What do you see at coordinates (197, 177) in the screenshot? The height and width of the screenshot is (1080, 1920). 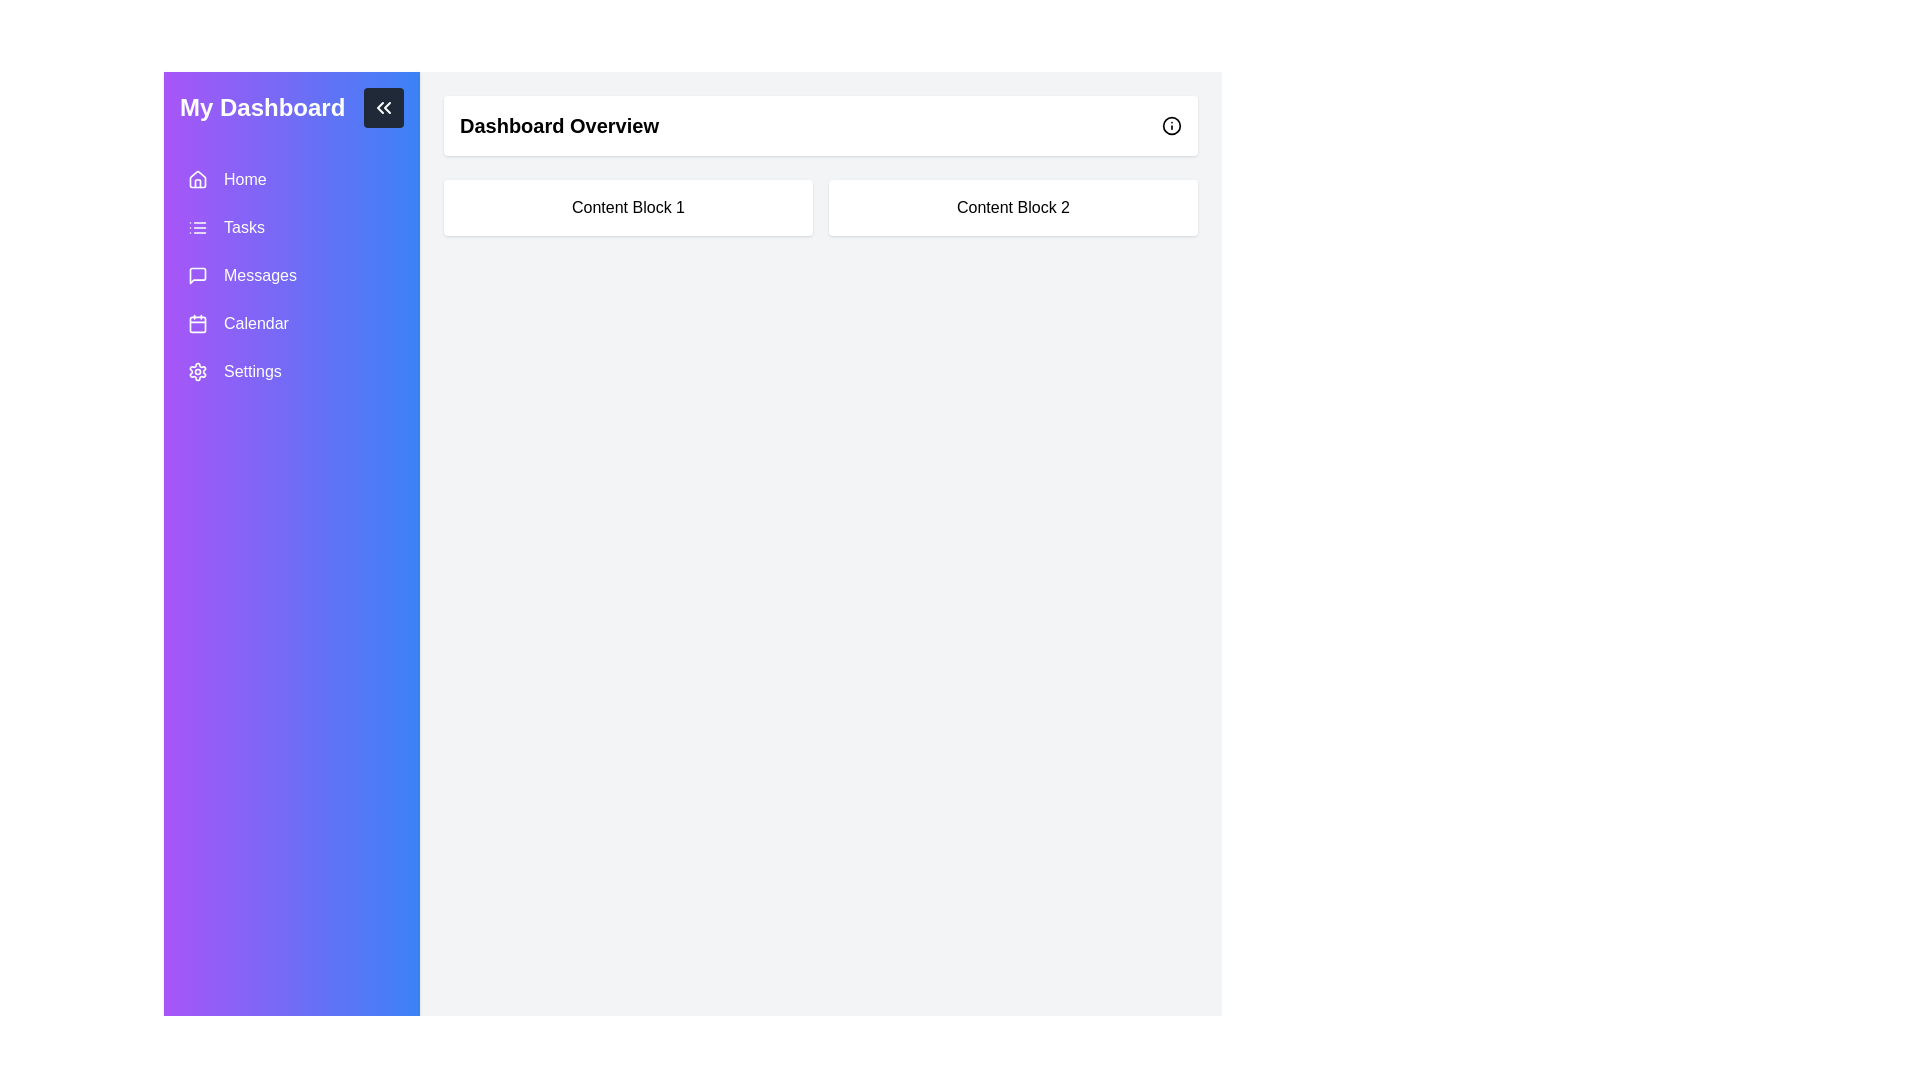 I see `the house icon located in the left-hand navigation panel above the 'Home' text` at bounding box center [197, 177].